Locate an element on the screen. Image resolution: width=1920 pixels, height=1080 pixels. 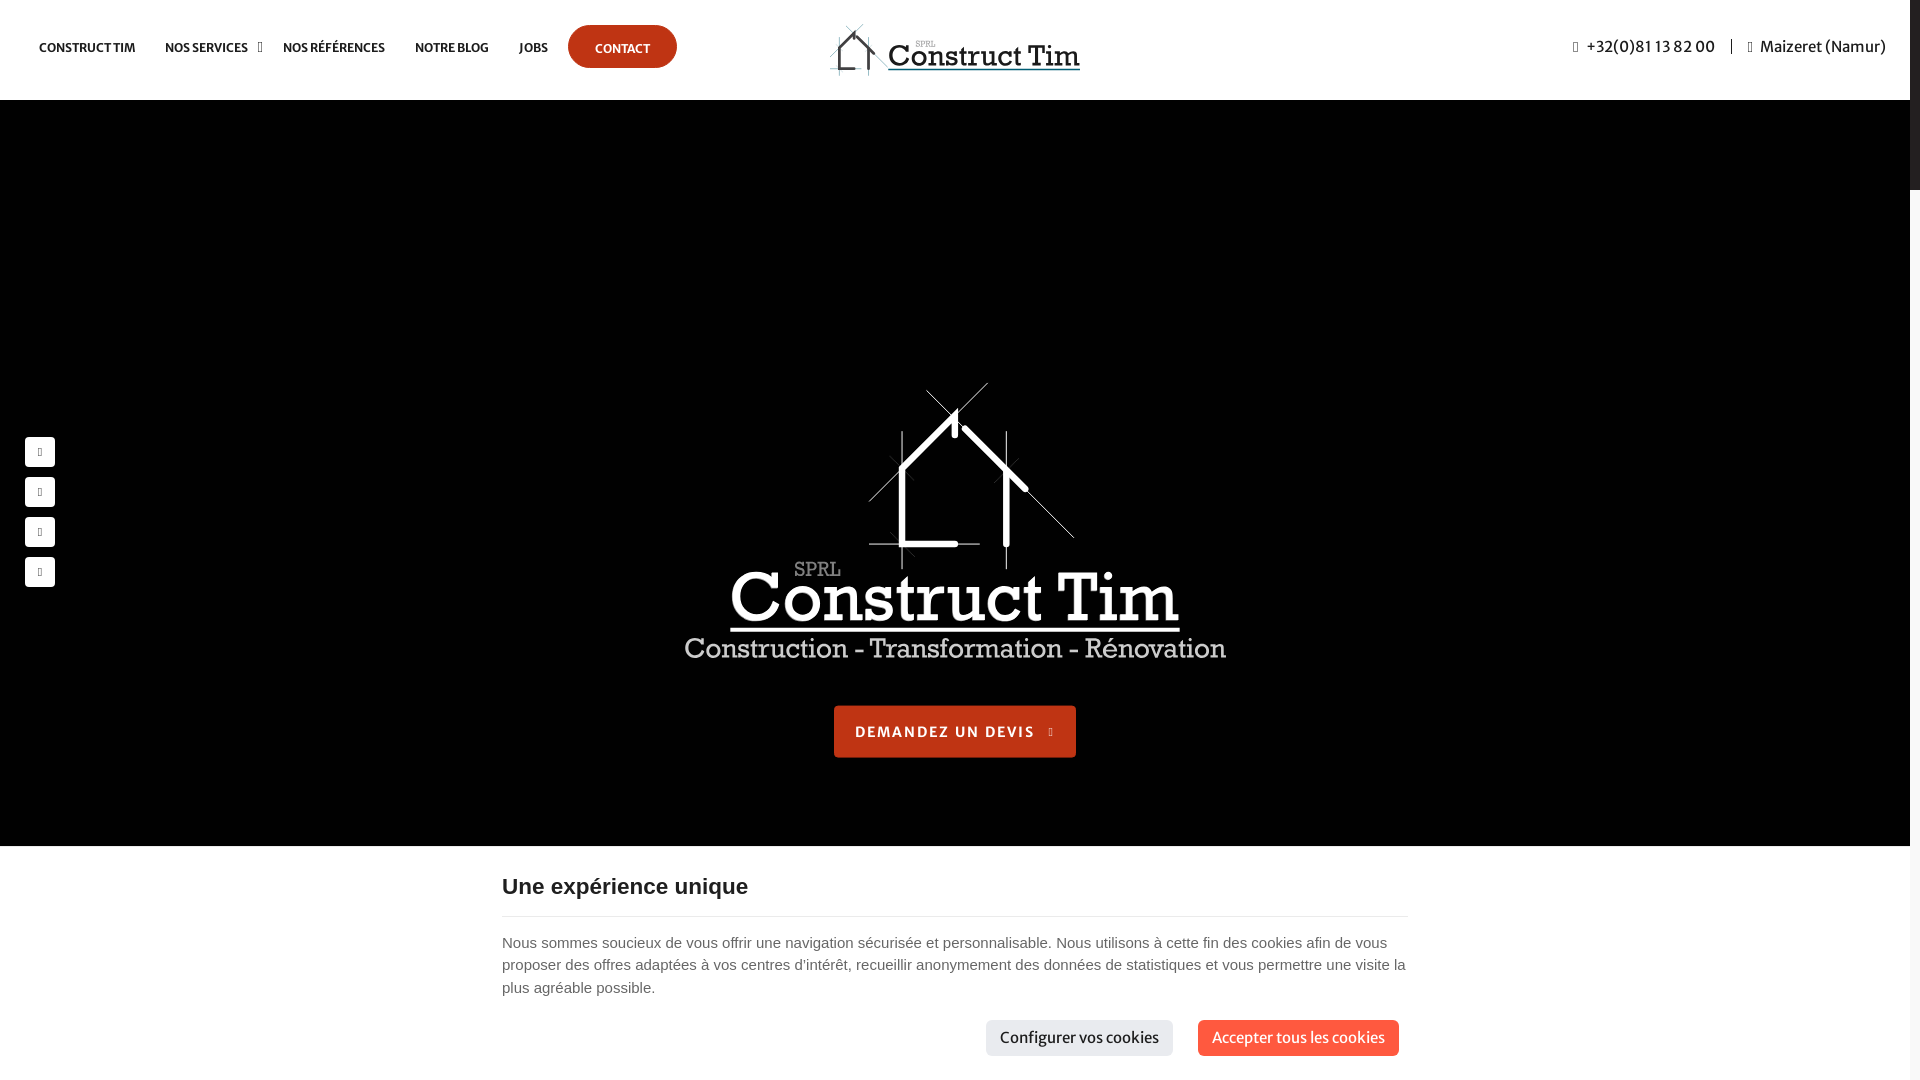
'CONSTRUCT TIM' is located at coordinates (85, 46).